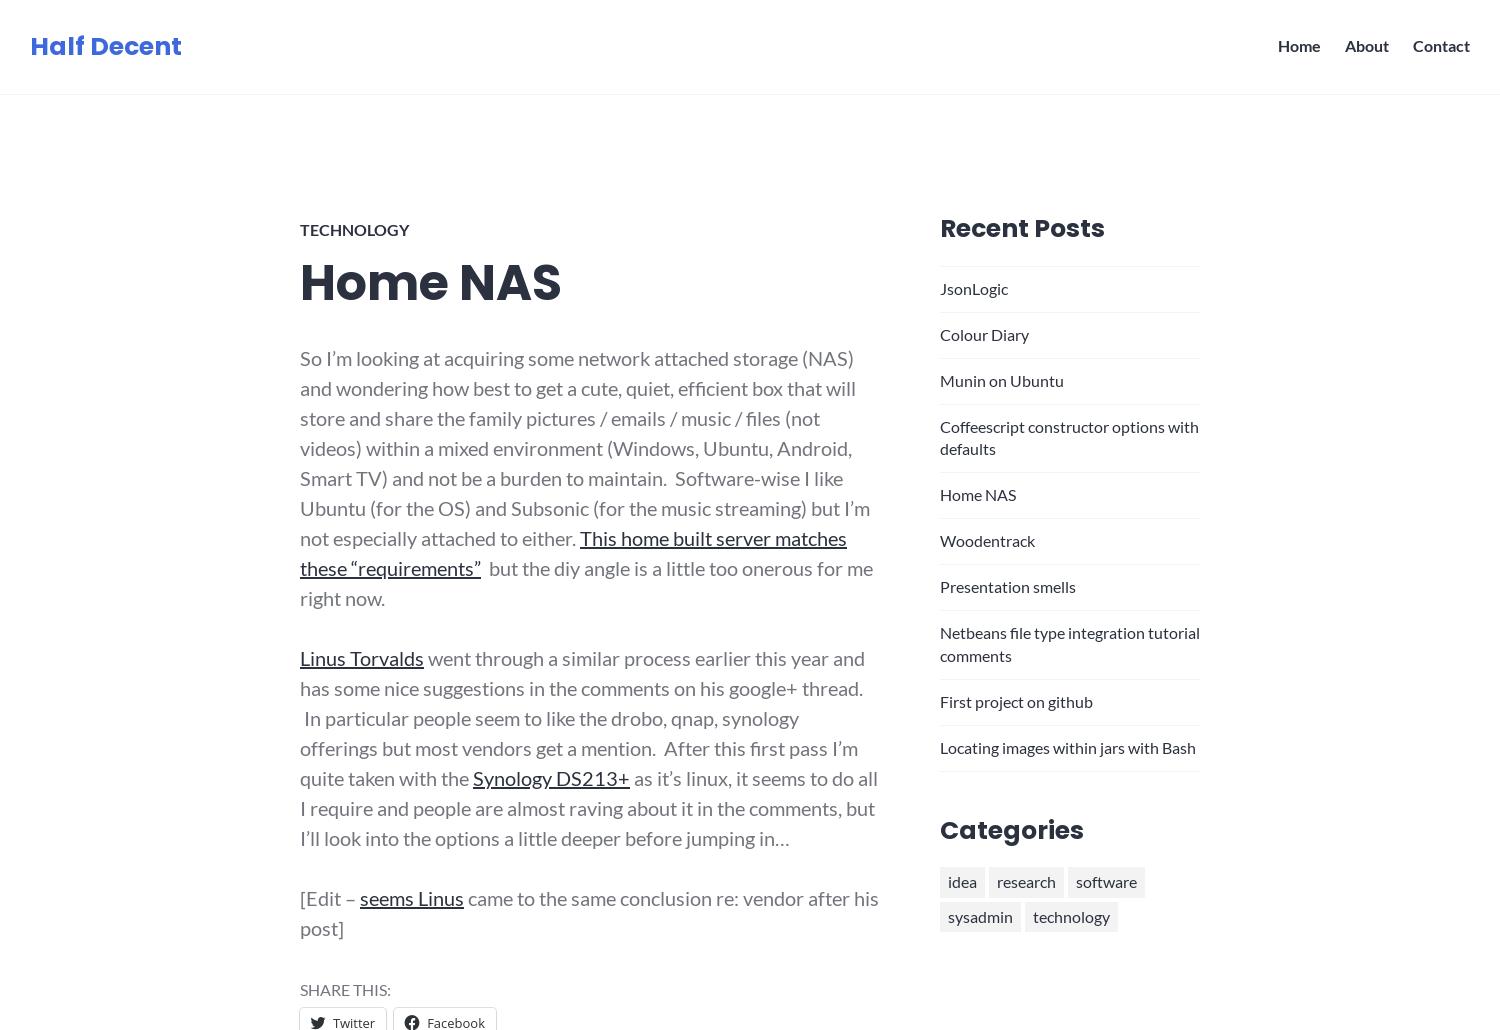  Describe the element at coordinates (105, 46) in the screenshot. I see `'Half Decent'` at that location.